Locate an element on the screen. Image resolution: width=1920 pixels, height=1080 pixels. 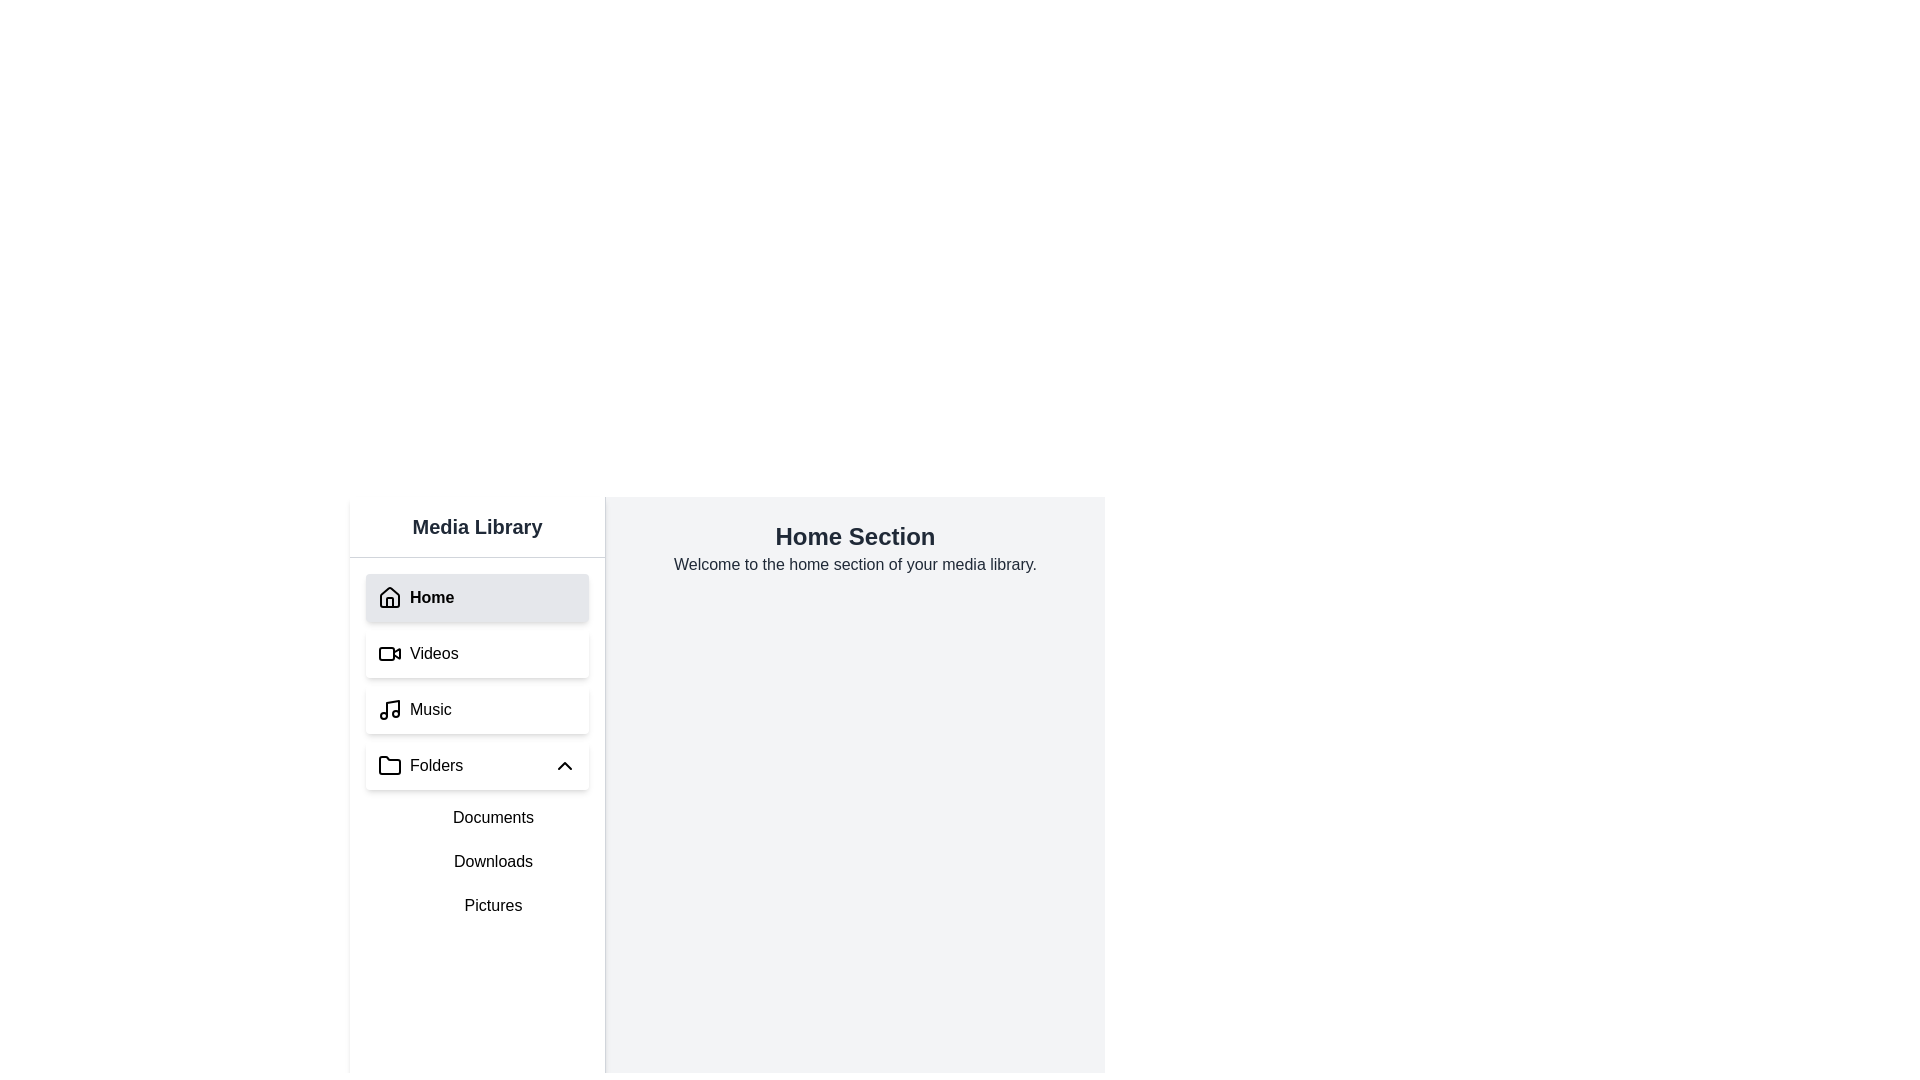
the rounded rectangle element that is part of the video camera icon located to the left of the 'Videos' label in the sidebar is located at coordinates (387, 654).